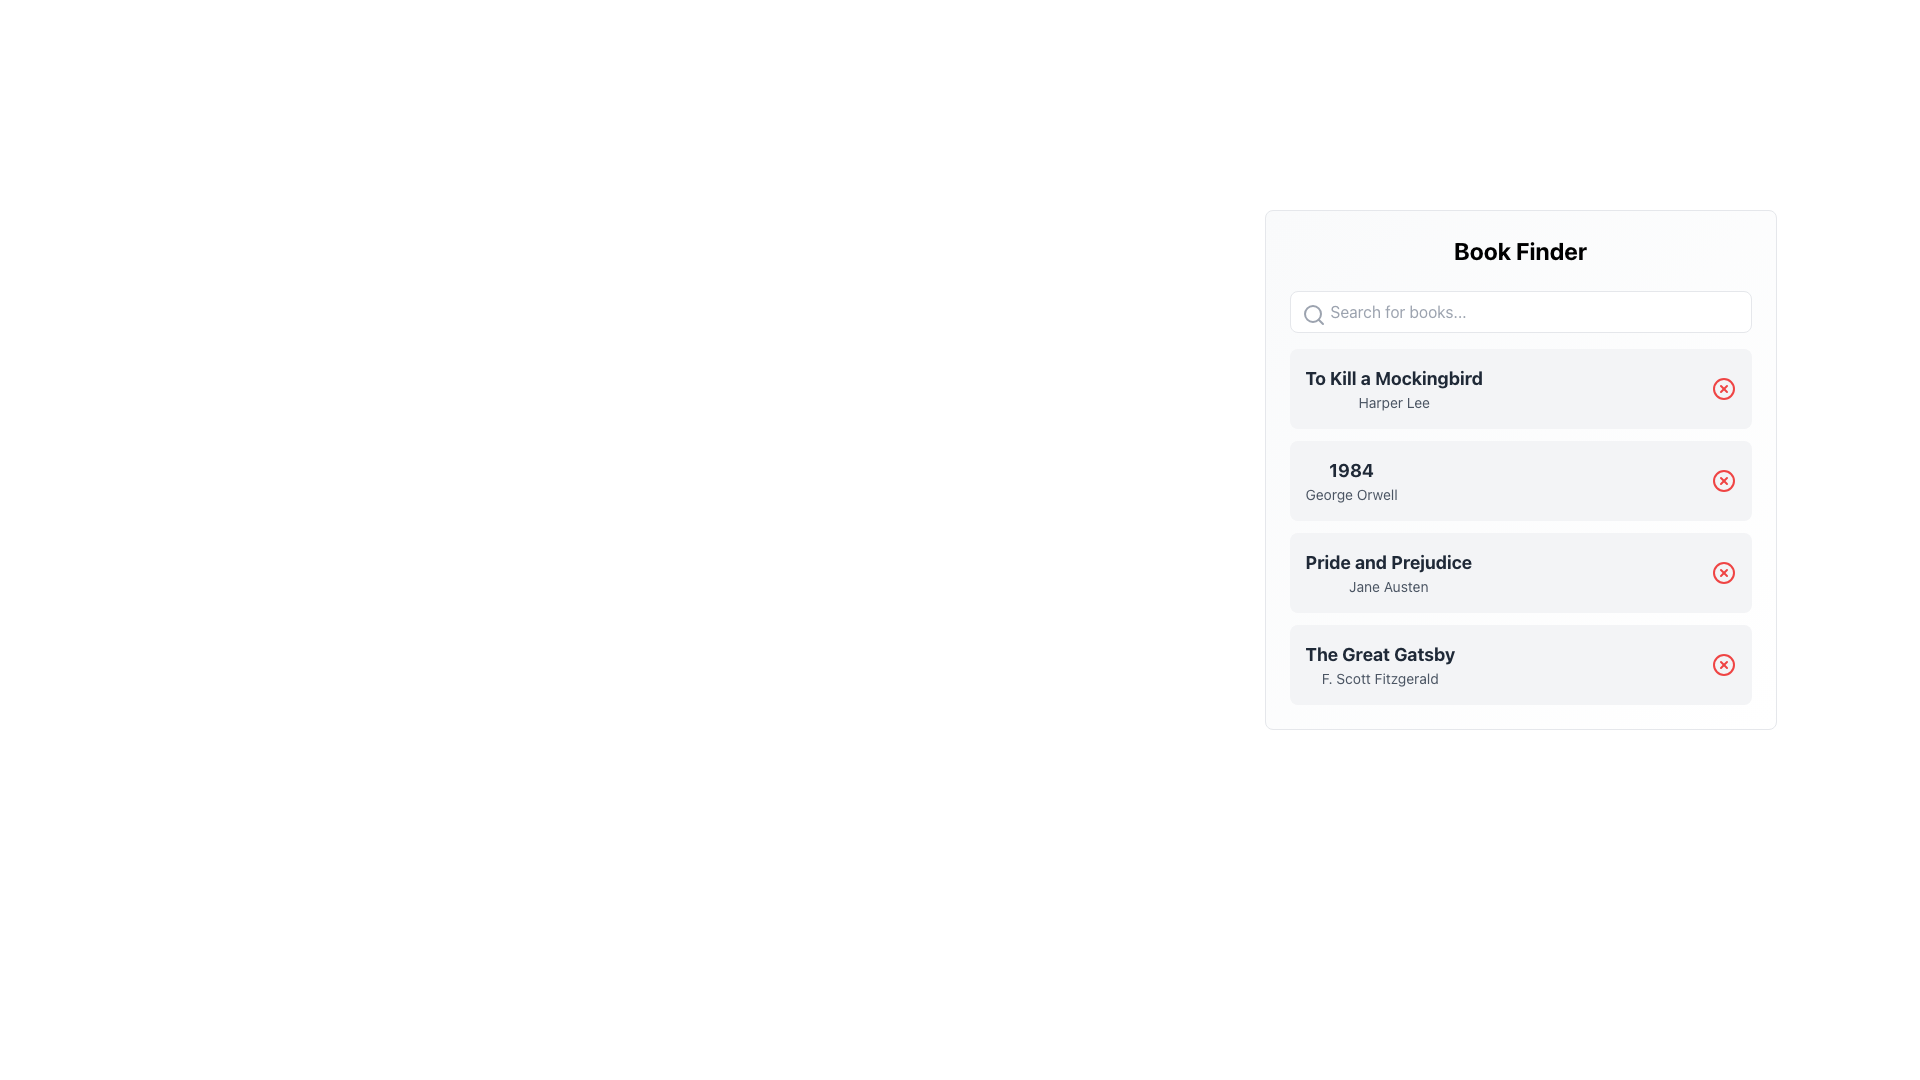 Image resolution: width=1920 pixels, height=1080 pixels. Describe the element at coordinates (1351, 481) in the screenshot. I see `text of the second book entry titled '1984' by George Orwell in the 'Book Finder' interface` at that location.